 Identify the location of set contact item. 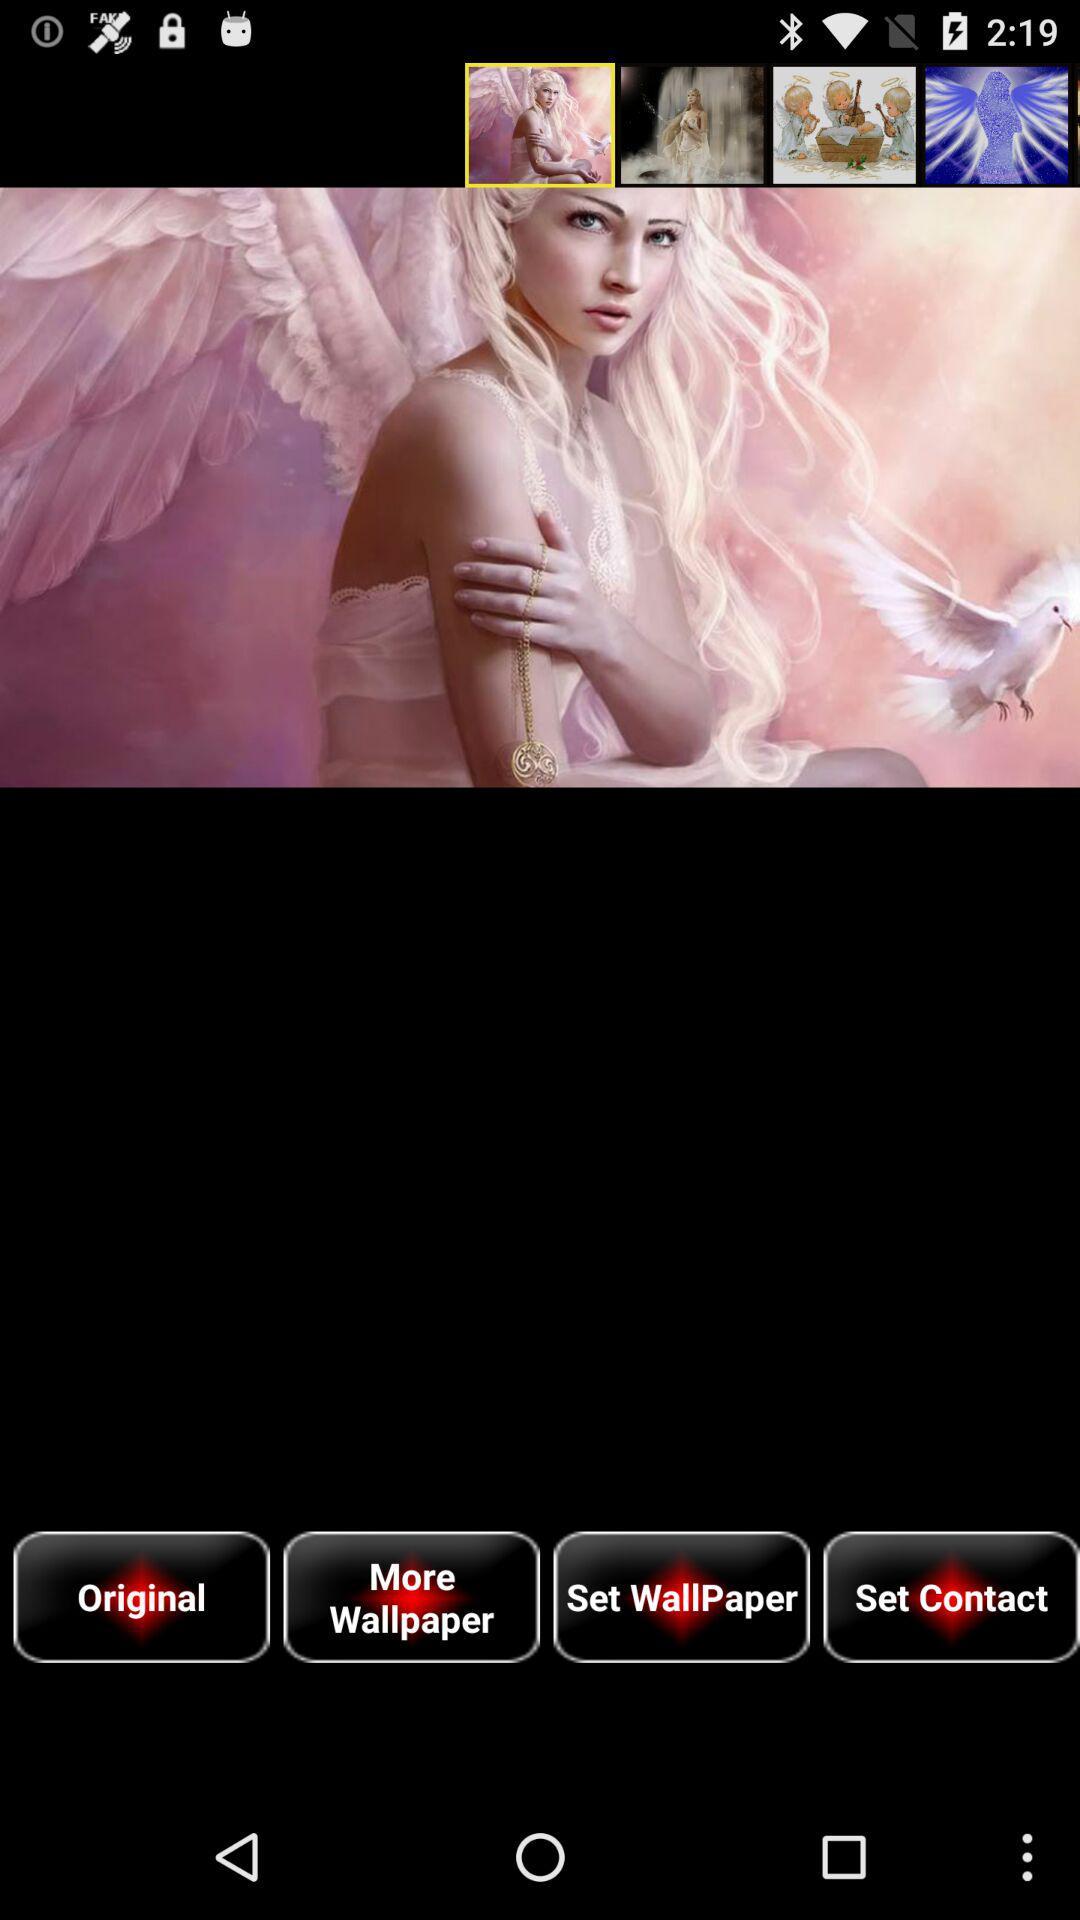
(950, 1596).